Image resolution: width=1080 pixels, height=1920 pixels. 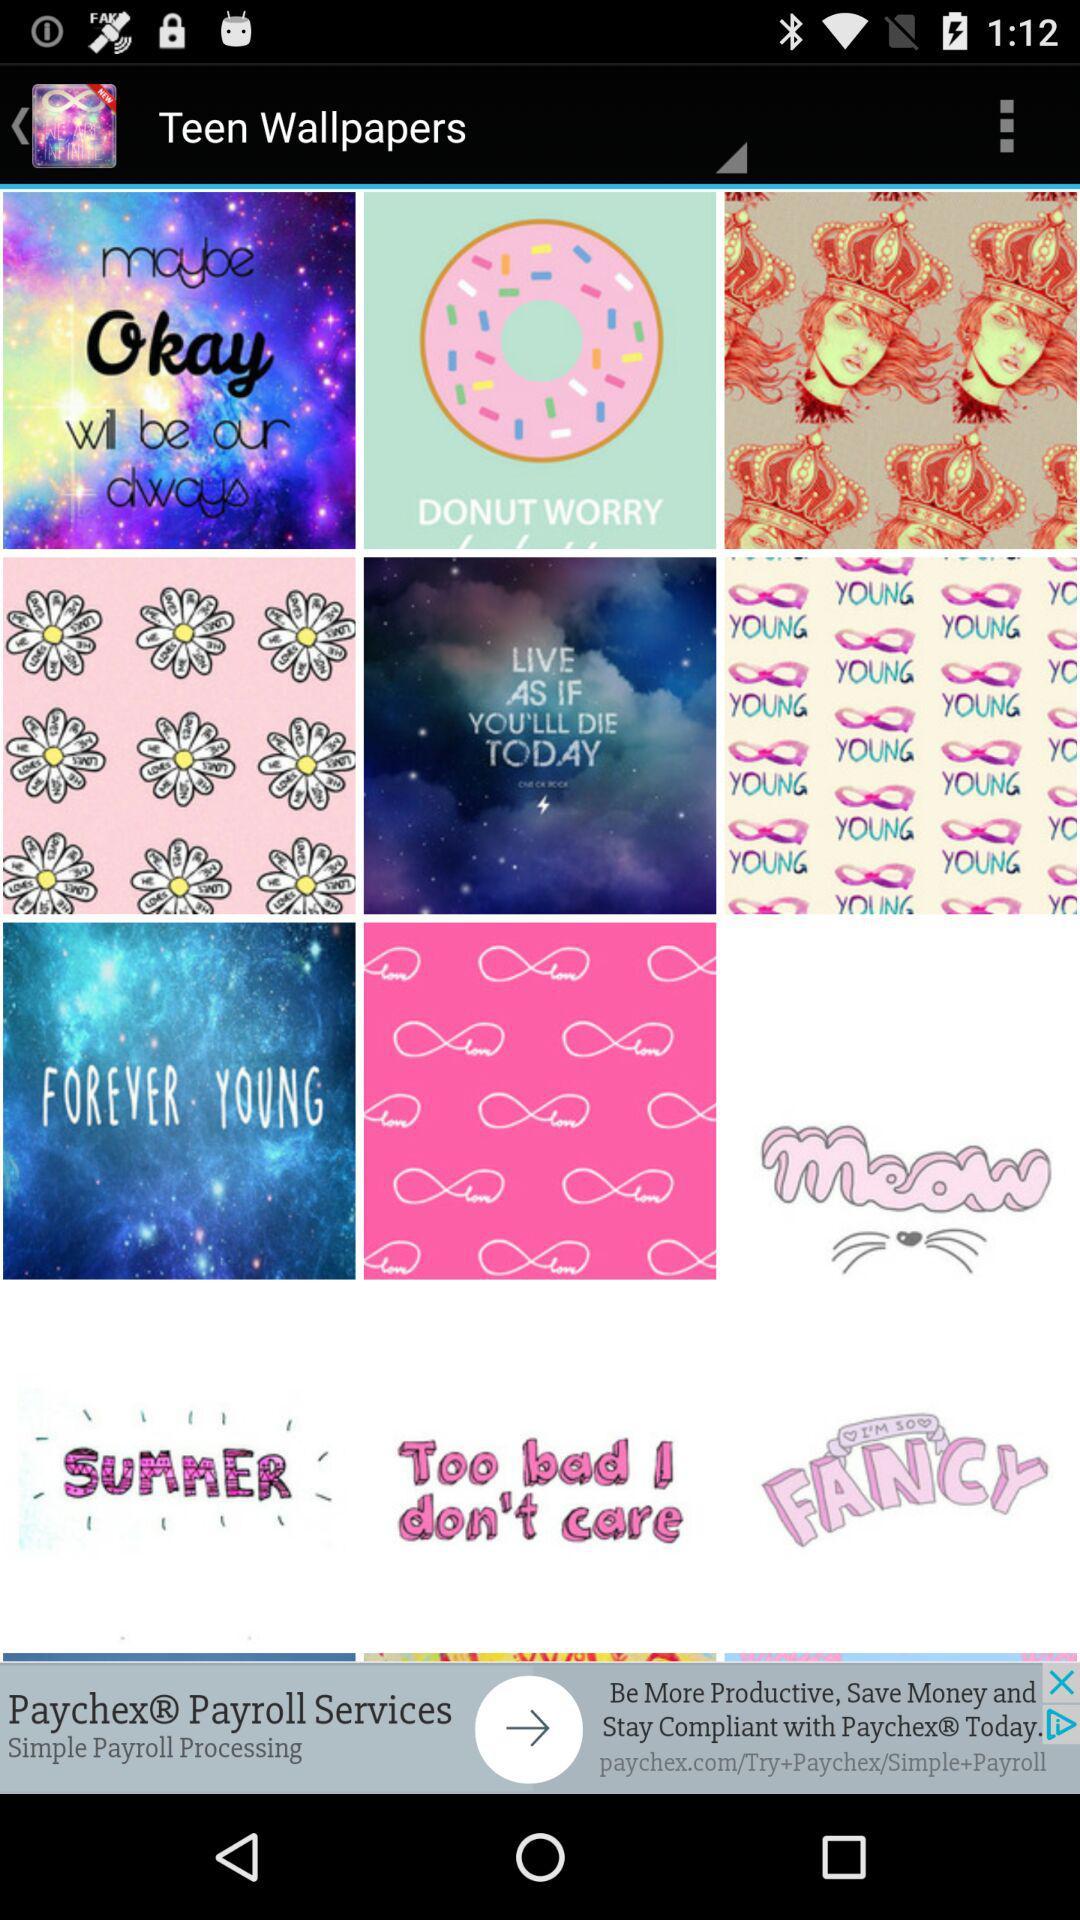 I want to click on the image which says summer, so click(x=181, y=1466).